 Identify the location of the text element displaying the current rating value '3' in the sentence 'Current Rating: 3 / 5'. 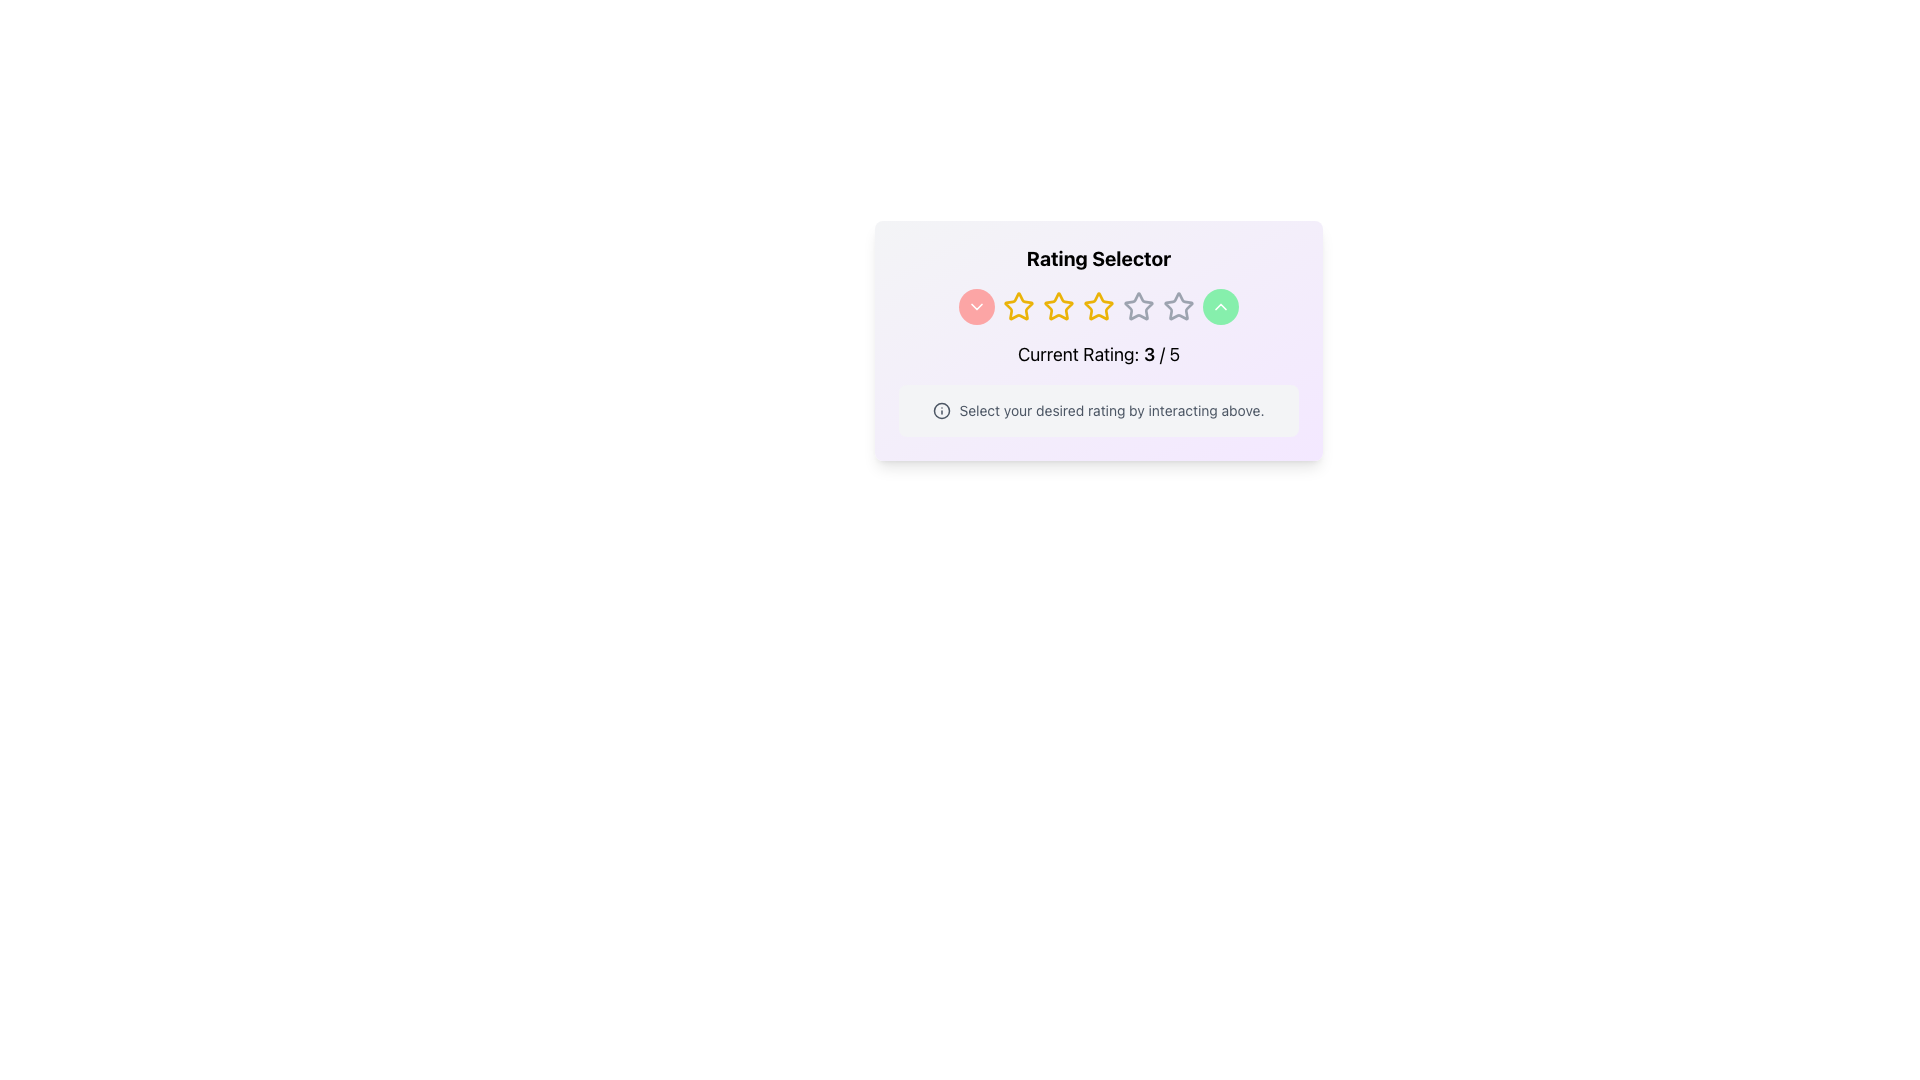
(1149, 353).